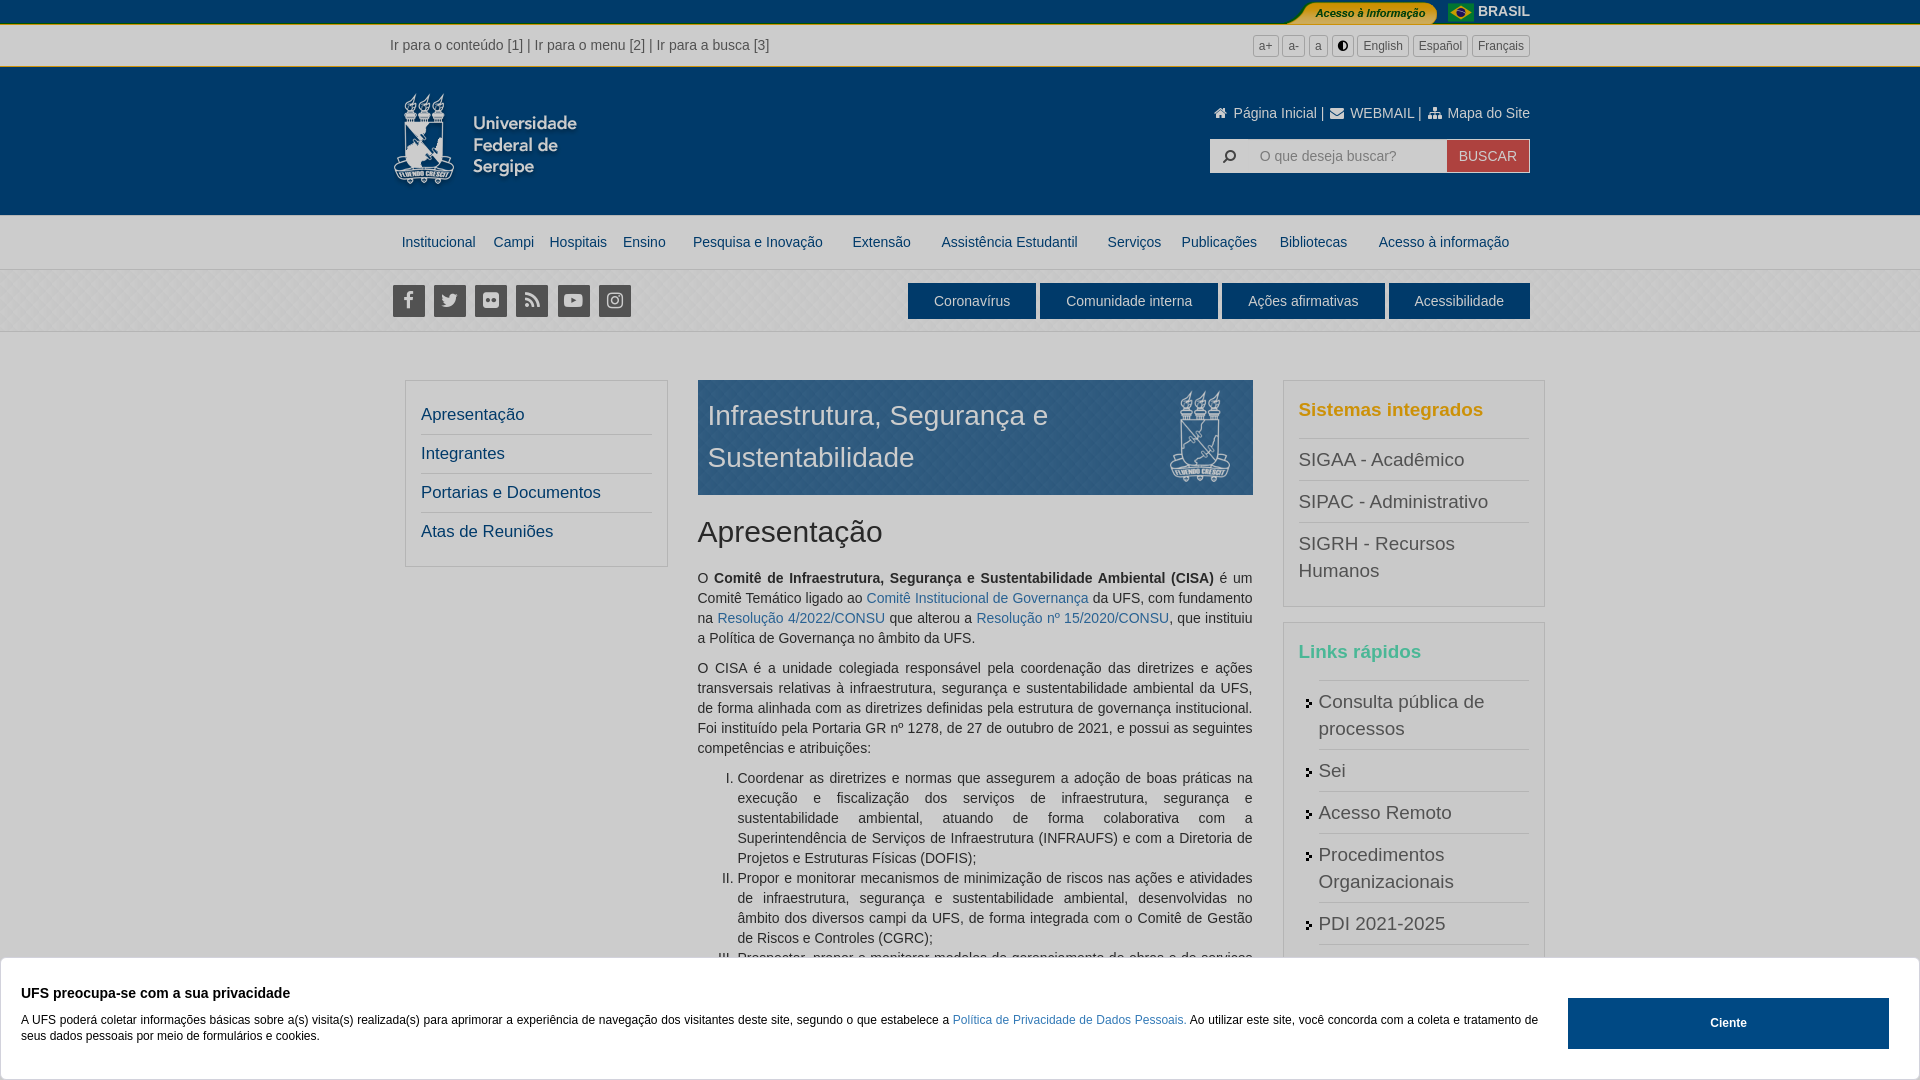 The image size is (1920, 1080). I want to click on 'Facebook', so click(407, 300).